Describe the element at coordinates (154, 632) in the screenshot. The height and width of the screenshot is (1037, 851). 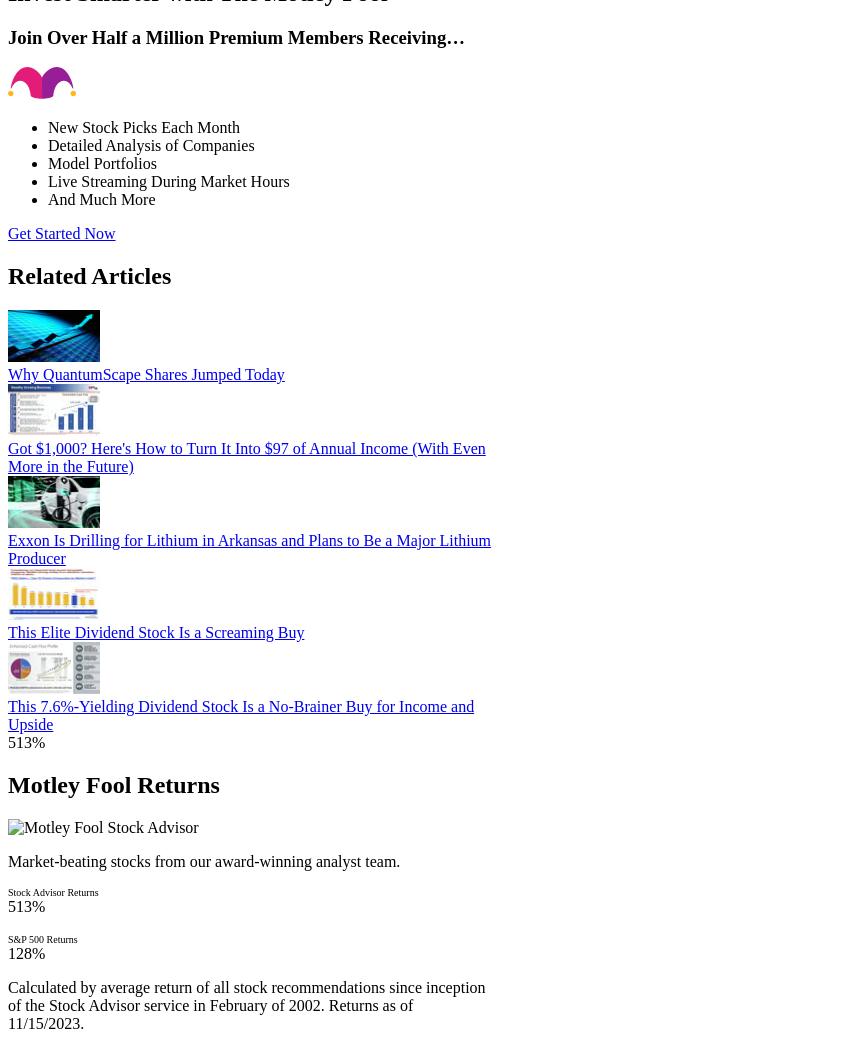
I see `'This Elite Dividend Stock Is a Screaming Buy'` at that location.